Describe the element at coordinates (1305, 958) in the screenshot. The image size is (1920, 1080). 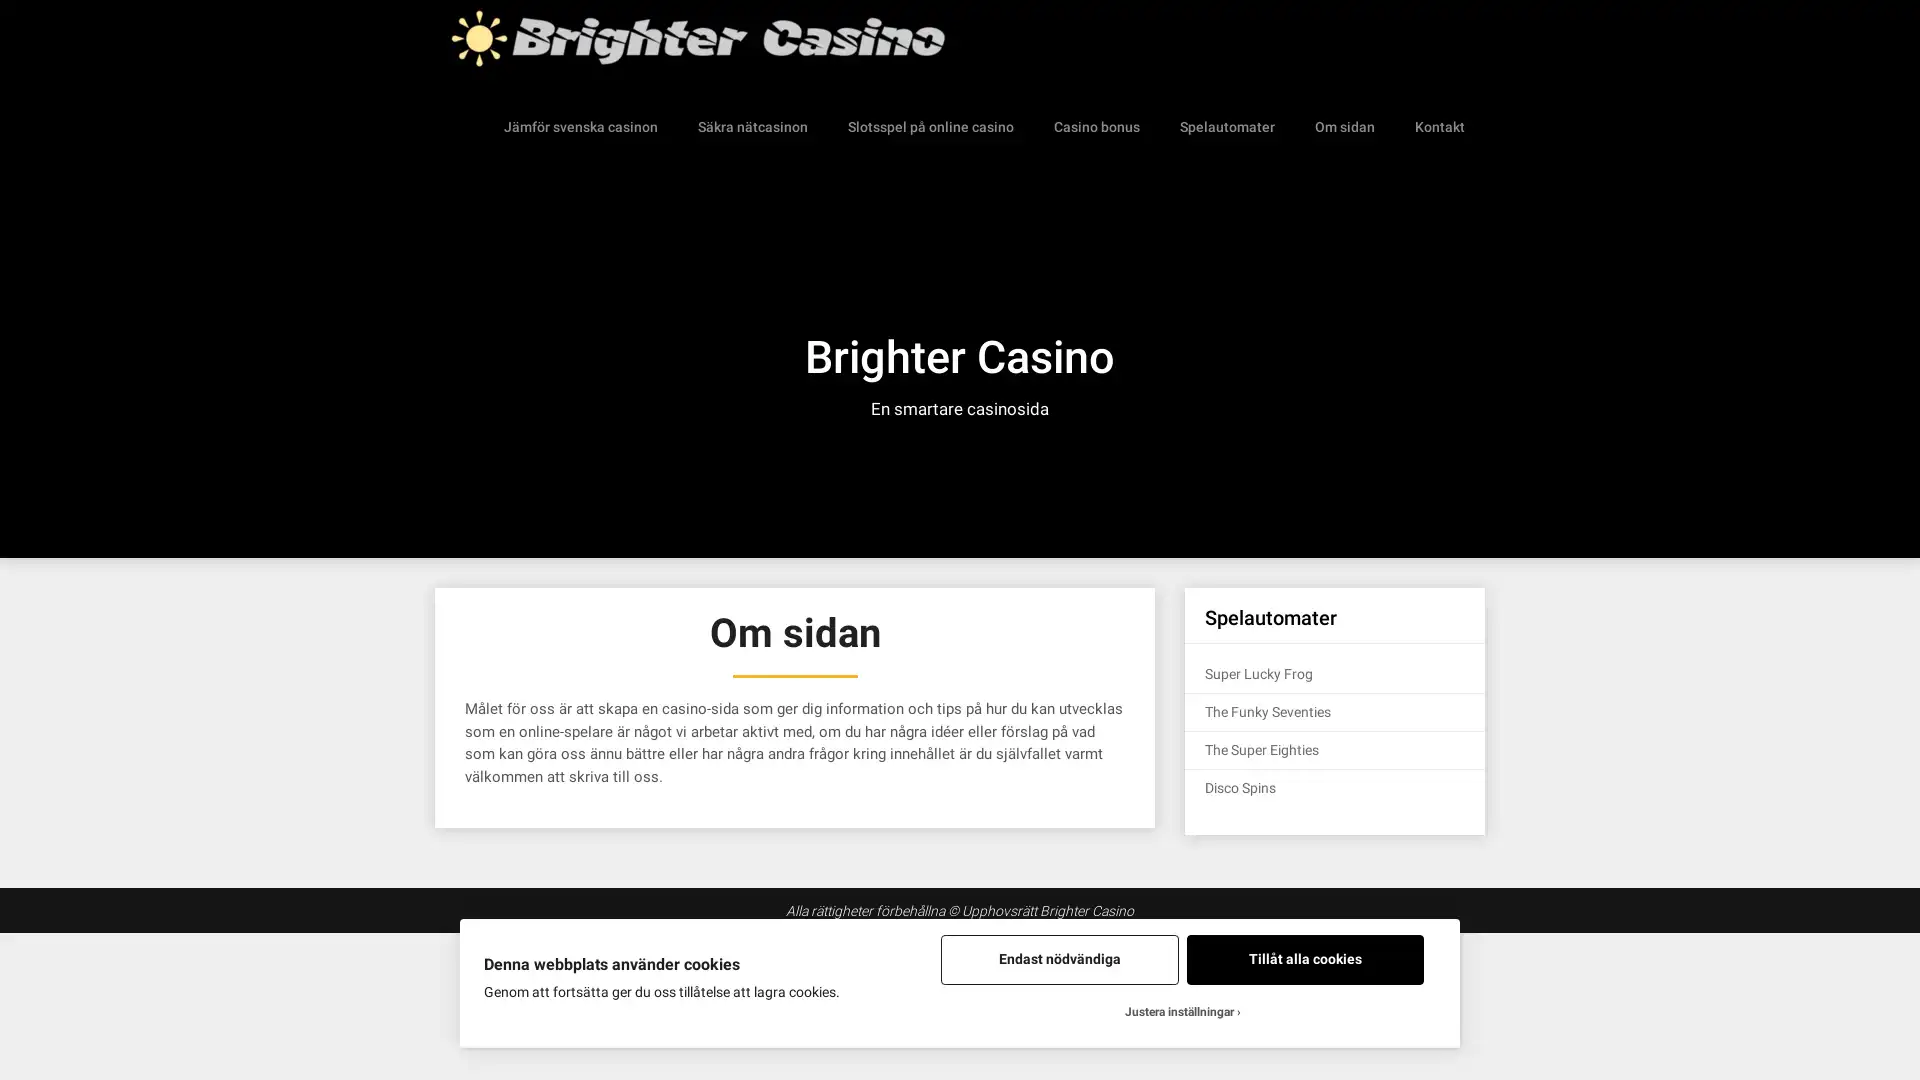
I see `Tillat alla cookies` at that location.